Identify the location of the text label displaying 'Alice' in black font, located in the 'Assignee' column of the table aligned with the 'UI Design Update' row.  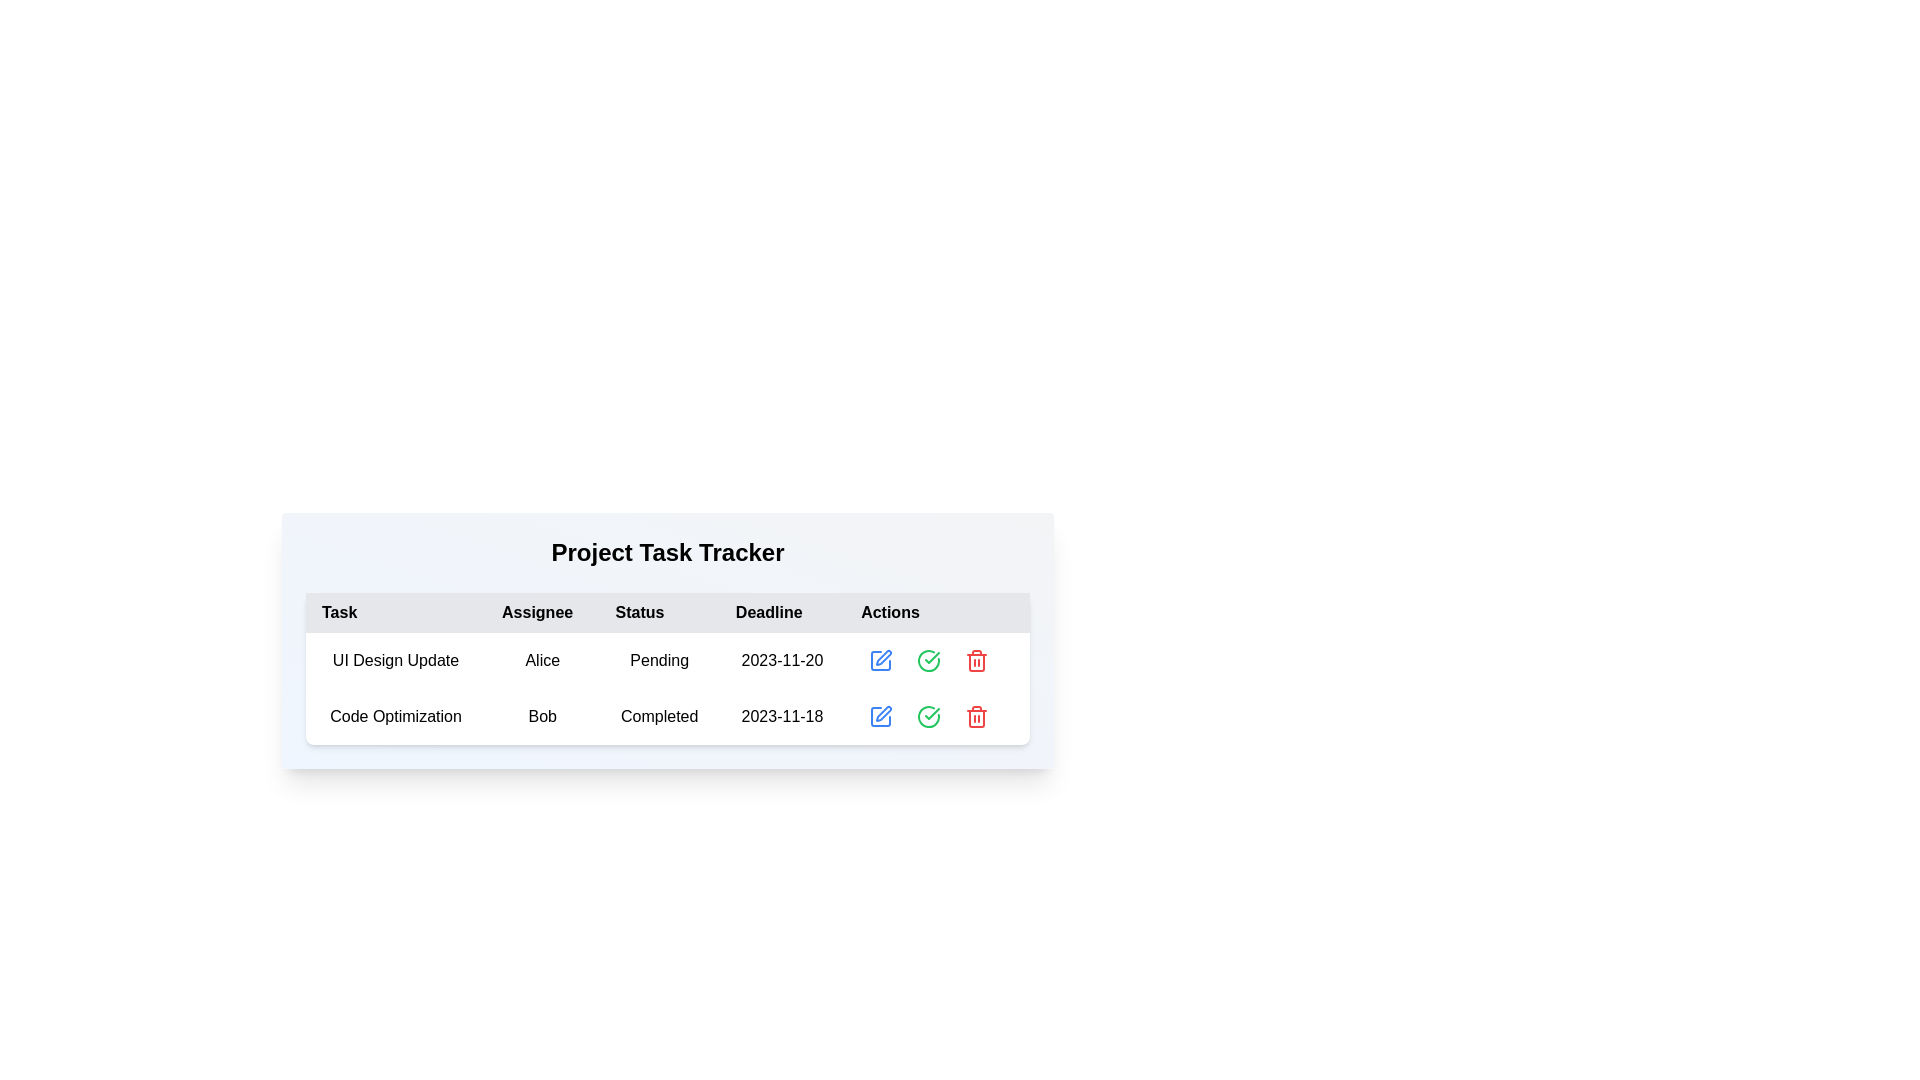
(542, 660).